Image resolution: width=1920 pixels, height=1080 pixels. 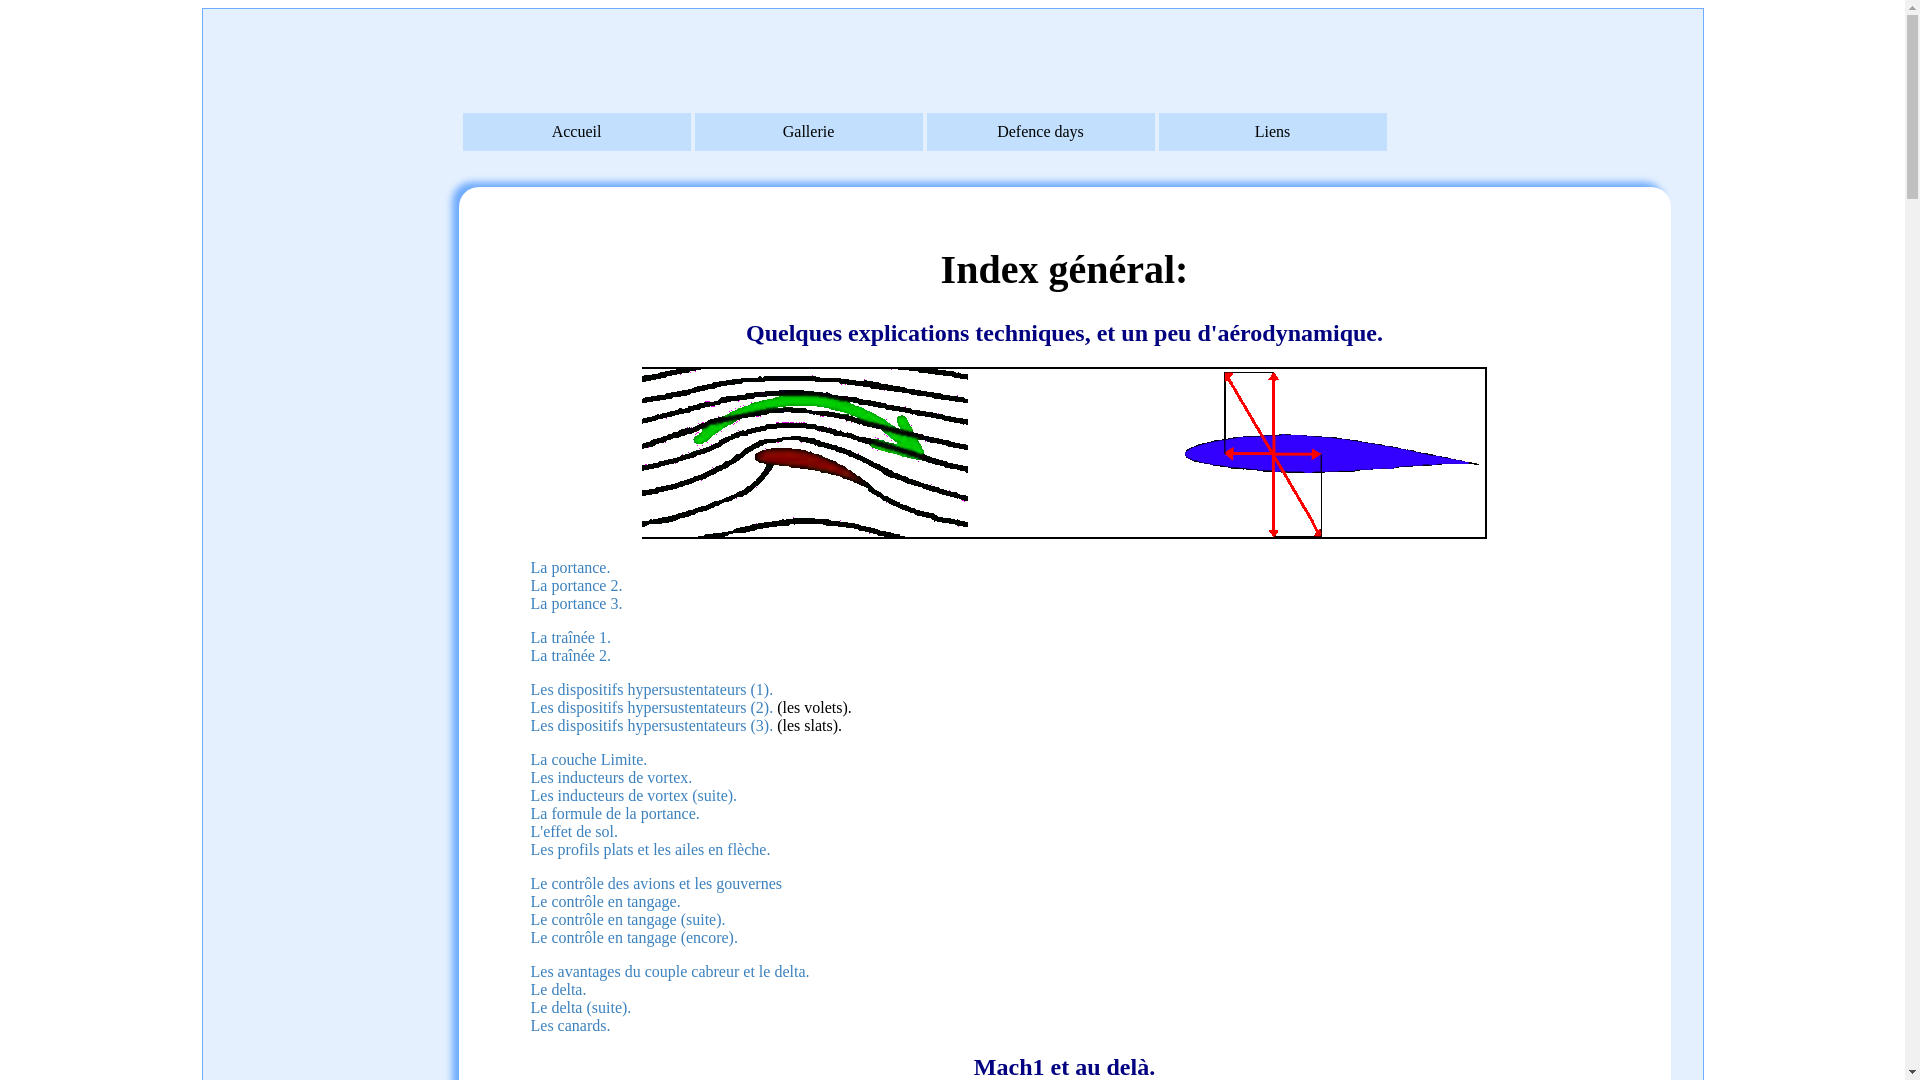 I want to click on 'Les inducteurs de vortex.', so click(x=609, y=775).